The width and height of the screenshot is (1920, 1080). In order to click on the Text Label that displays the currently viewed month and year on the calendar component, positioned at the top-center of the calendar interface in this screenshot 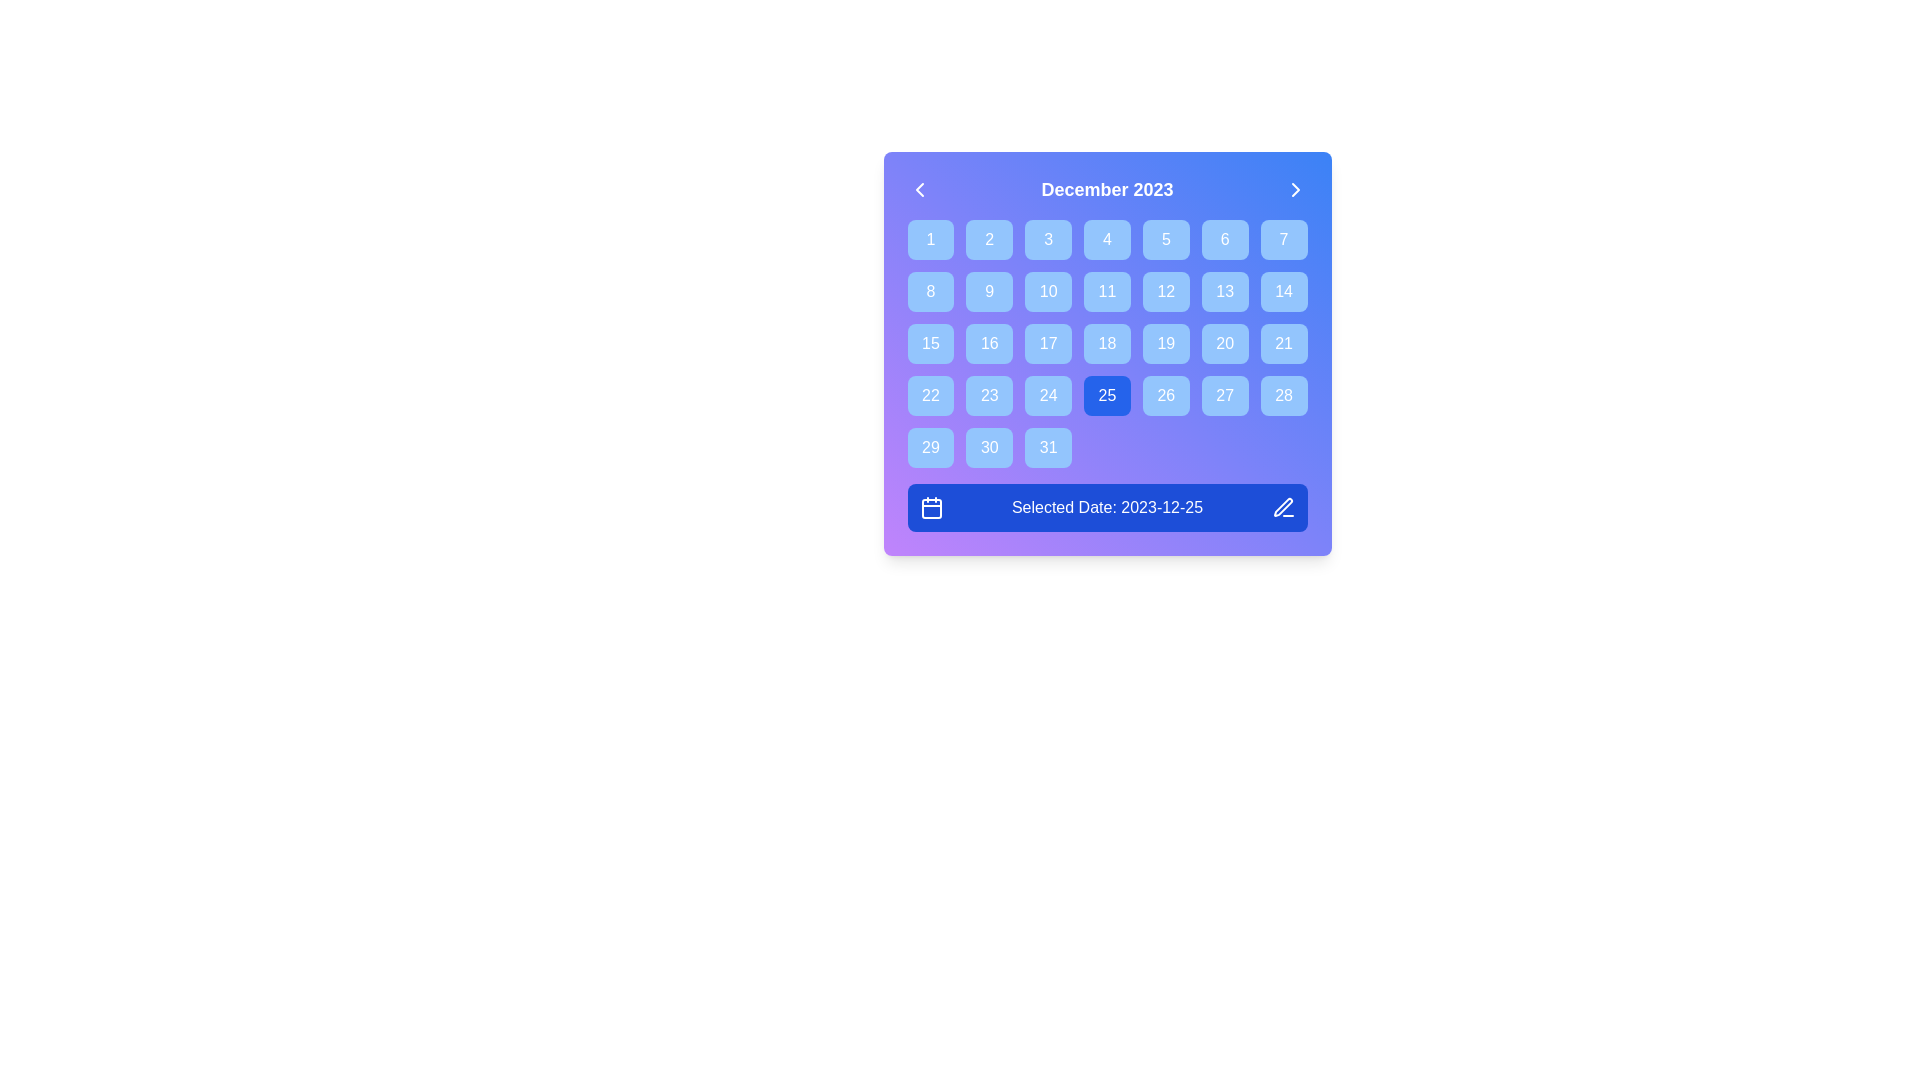, I will do `click(1106, 189)`.